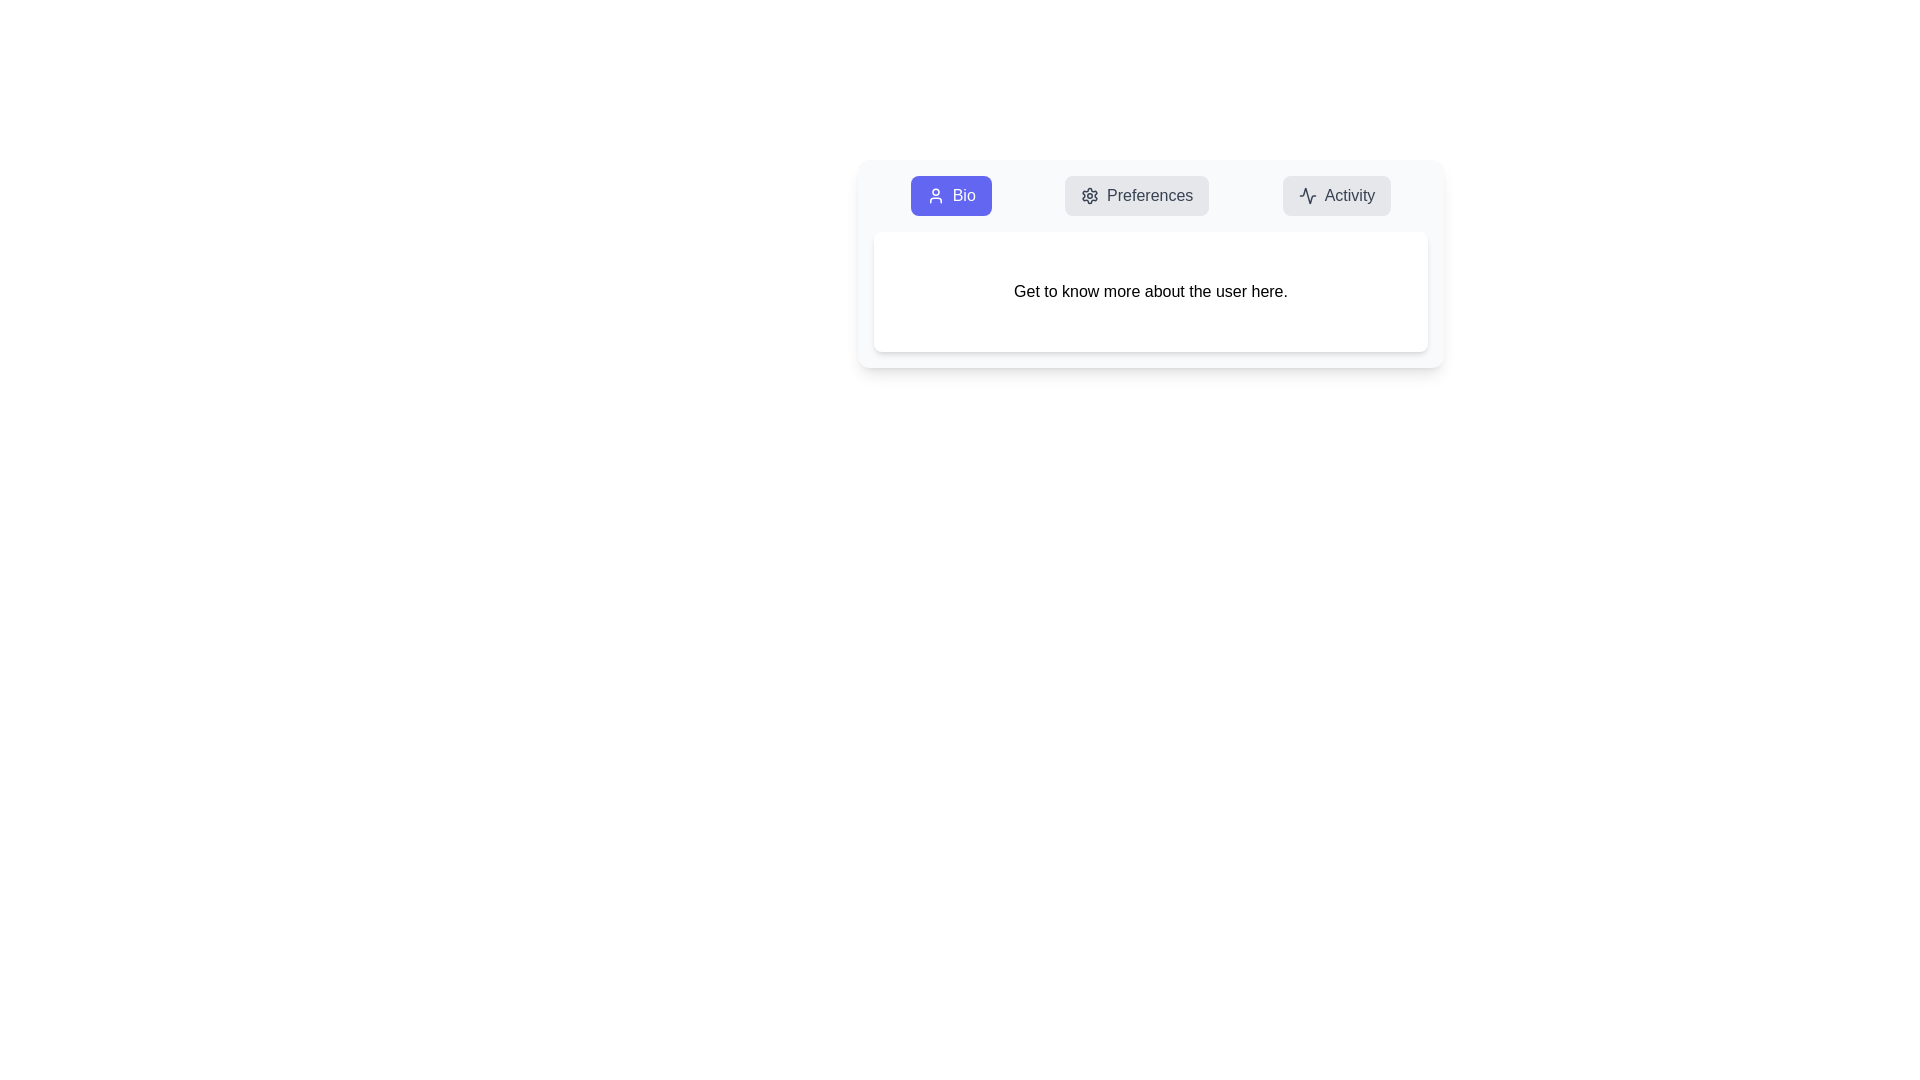  Describe the element at coordinates (1137, 196) in the screenshot. I see `the 'Preferences' tab to switch to the preferences section` at that location.